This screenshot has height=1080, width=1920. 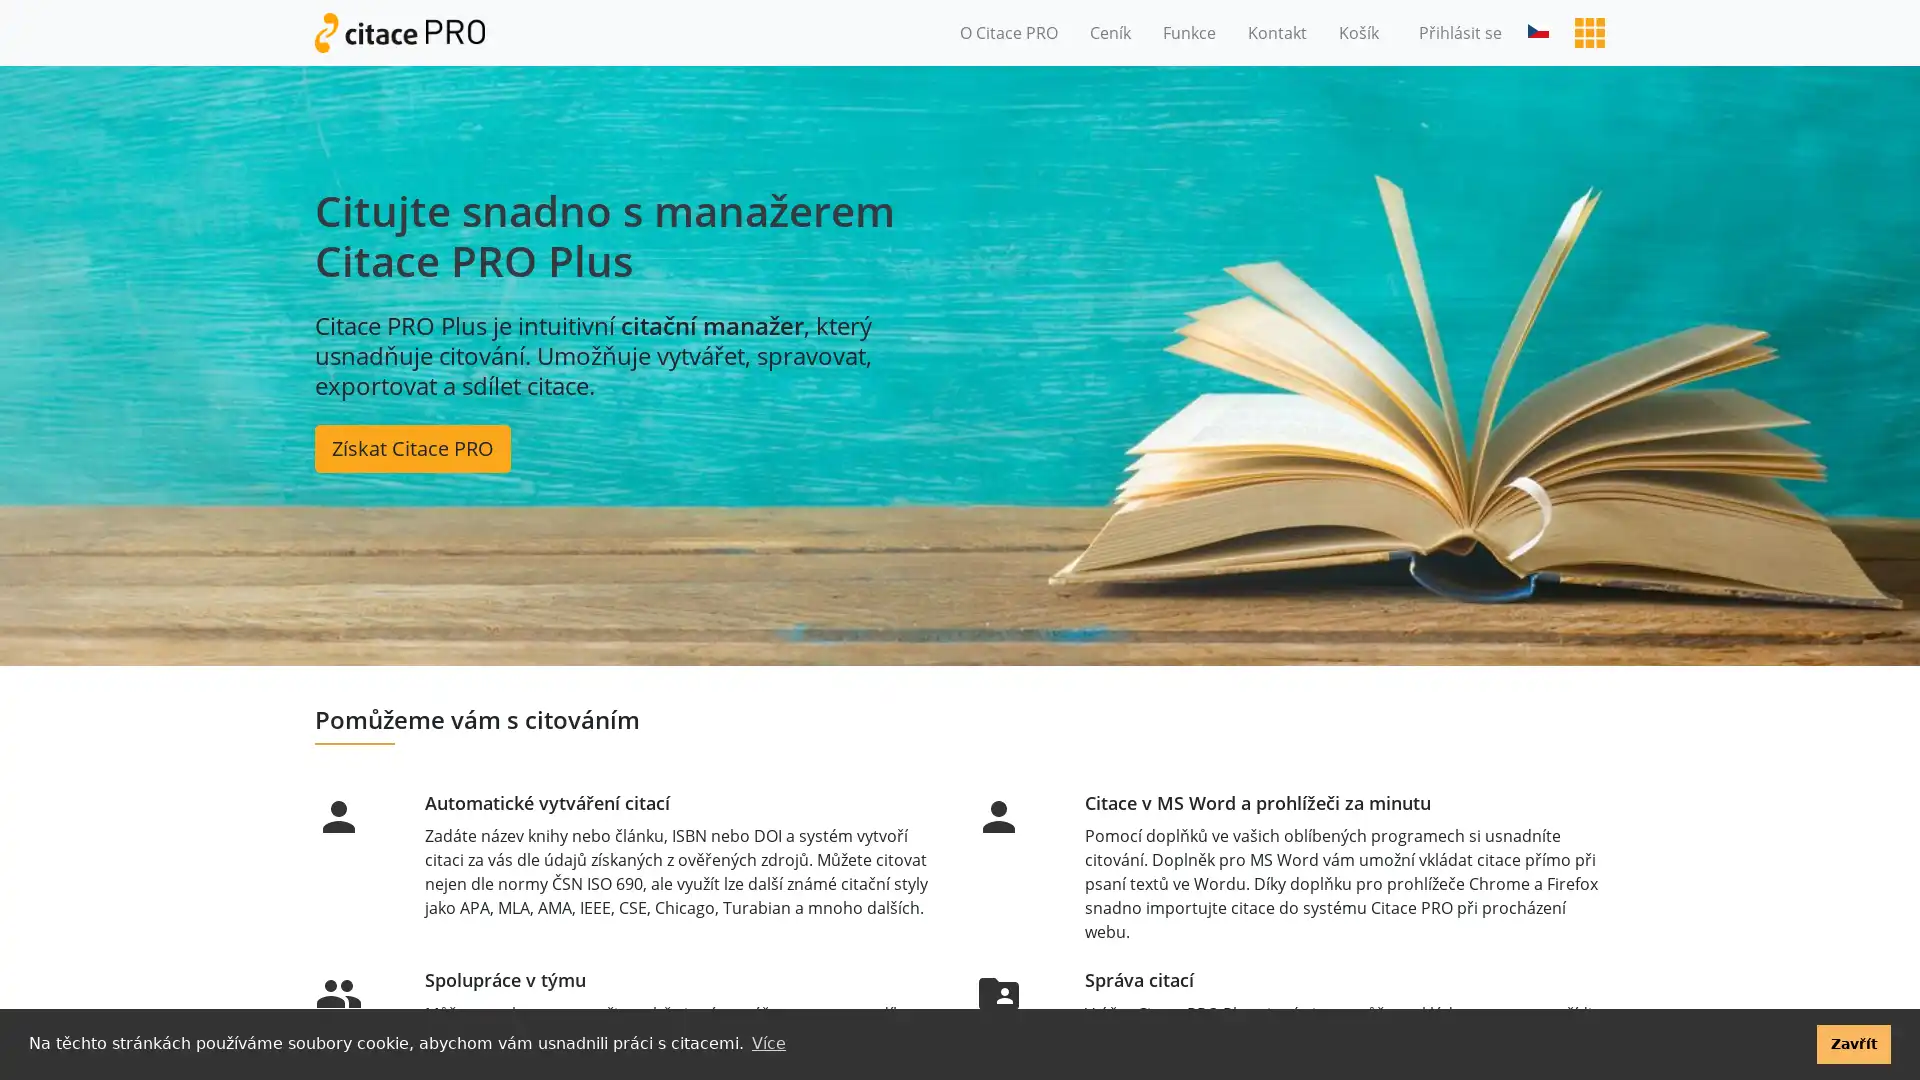 What do you see at coordinates (1852, 1043) in the screenshot?
I see `dismiss cookie message` at bounding box center [1852, 1043].